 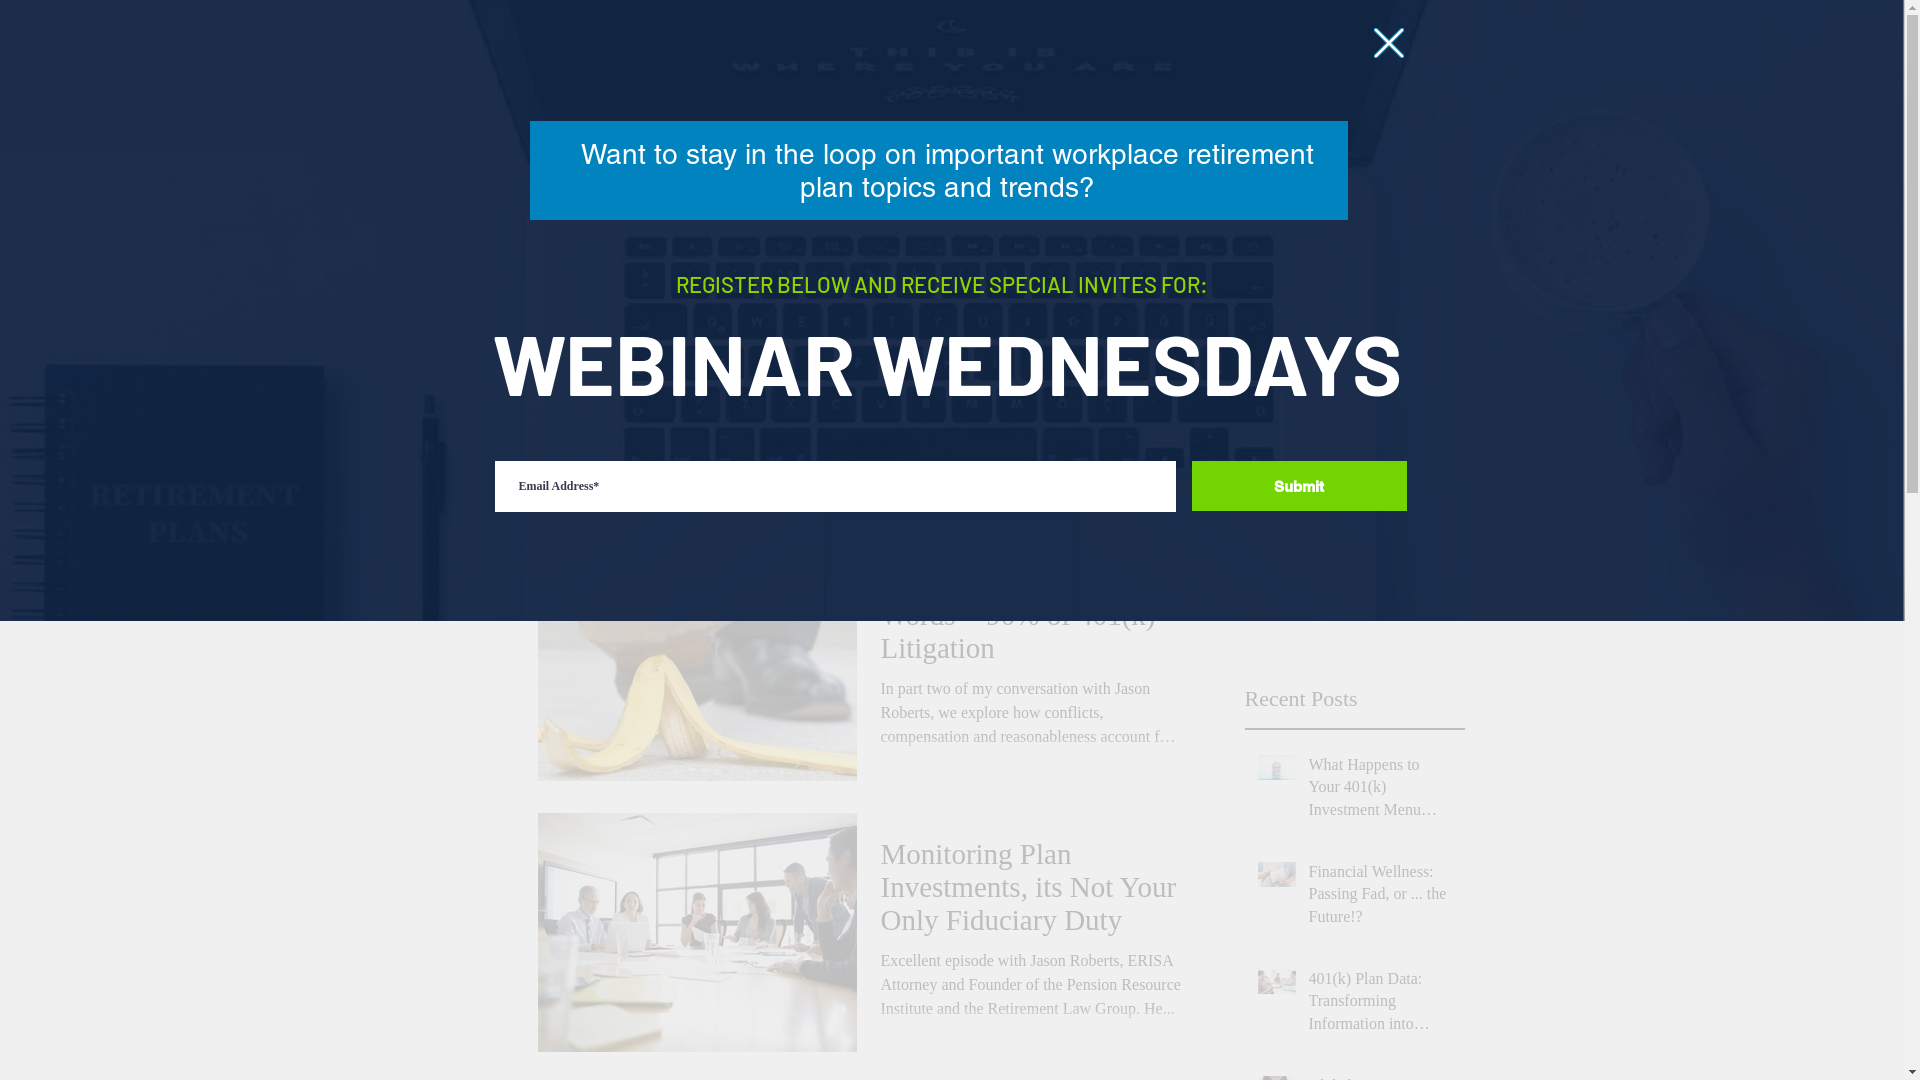 What do you see at coordinates (1191, 486) in the screenshot?
I see `'Submit'` at bounding box center [1191, 486].